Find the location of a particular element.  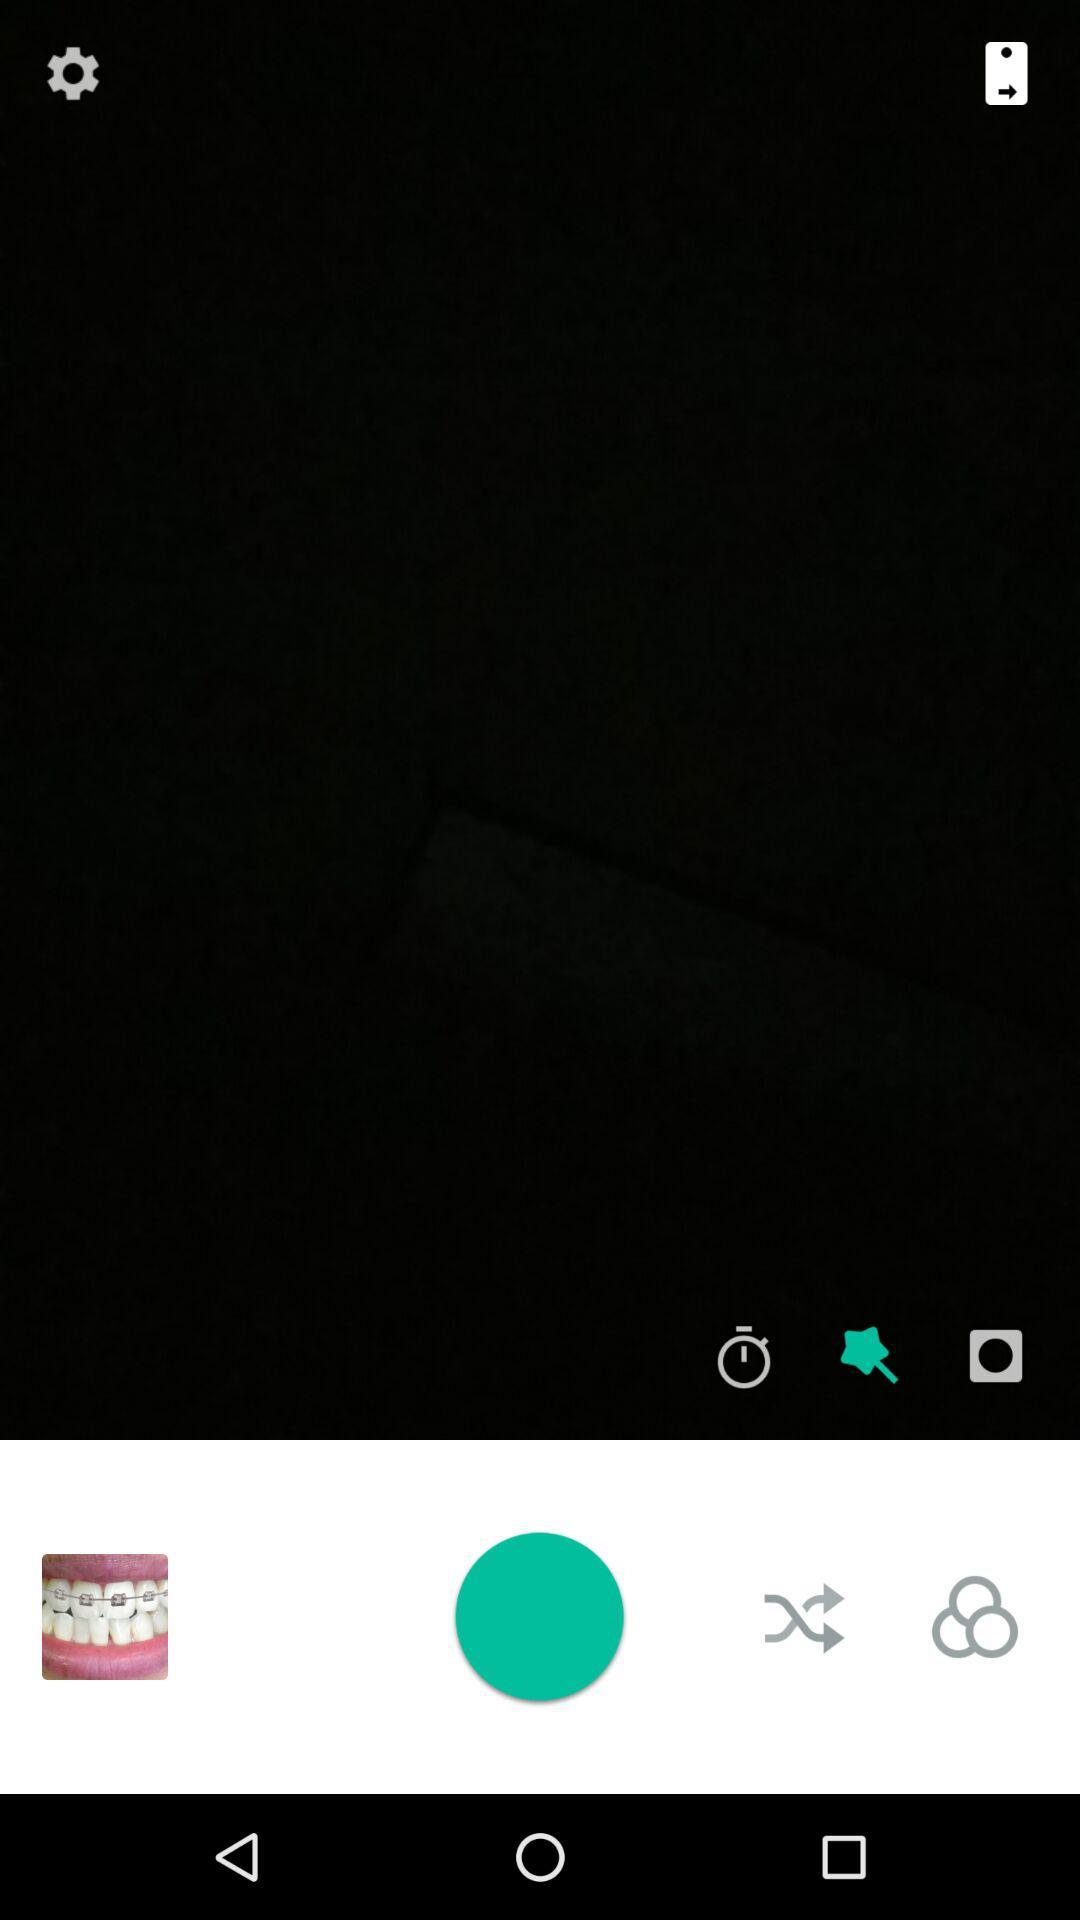

the item at the bottom left corner is located at coordinates (104, 1617).